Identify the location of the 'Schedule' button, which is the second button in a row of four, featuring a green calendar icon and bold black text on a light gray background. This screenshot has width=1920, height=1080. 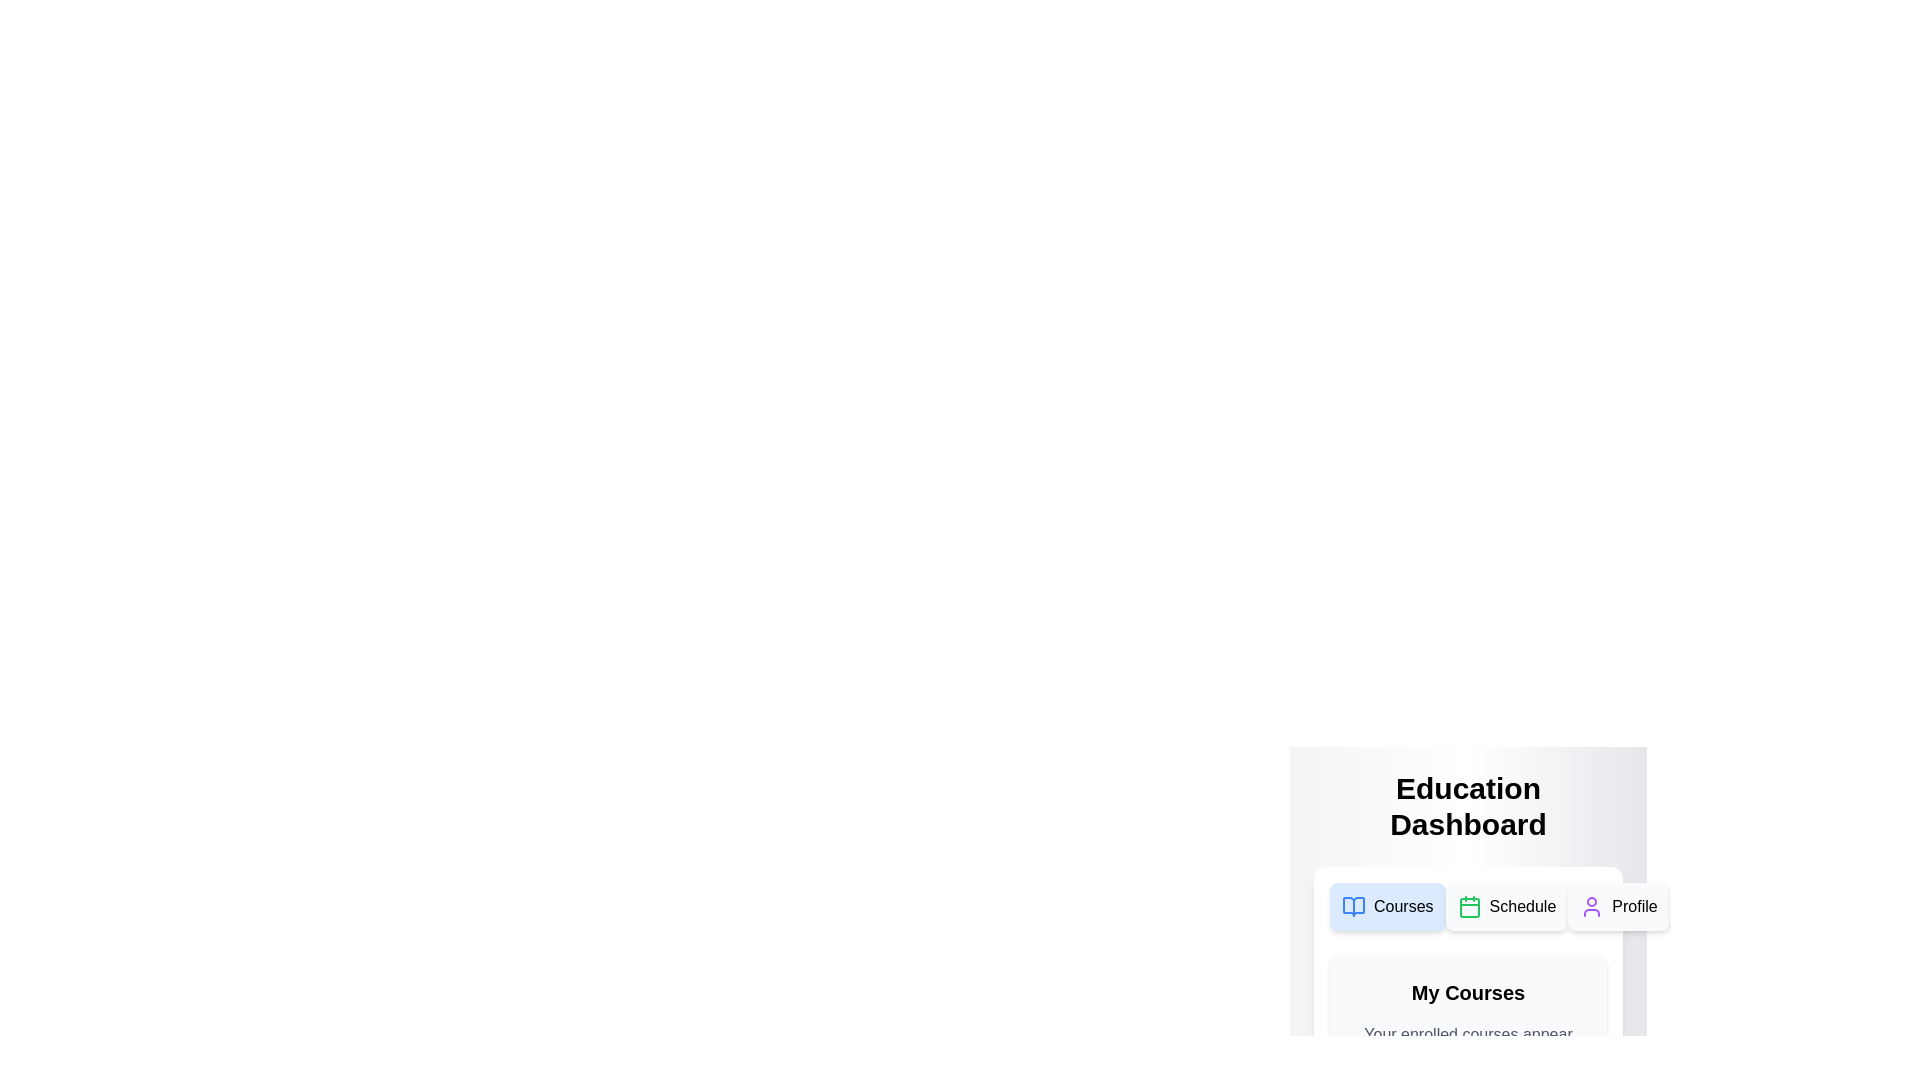
(1507, 906).